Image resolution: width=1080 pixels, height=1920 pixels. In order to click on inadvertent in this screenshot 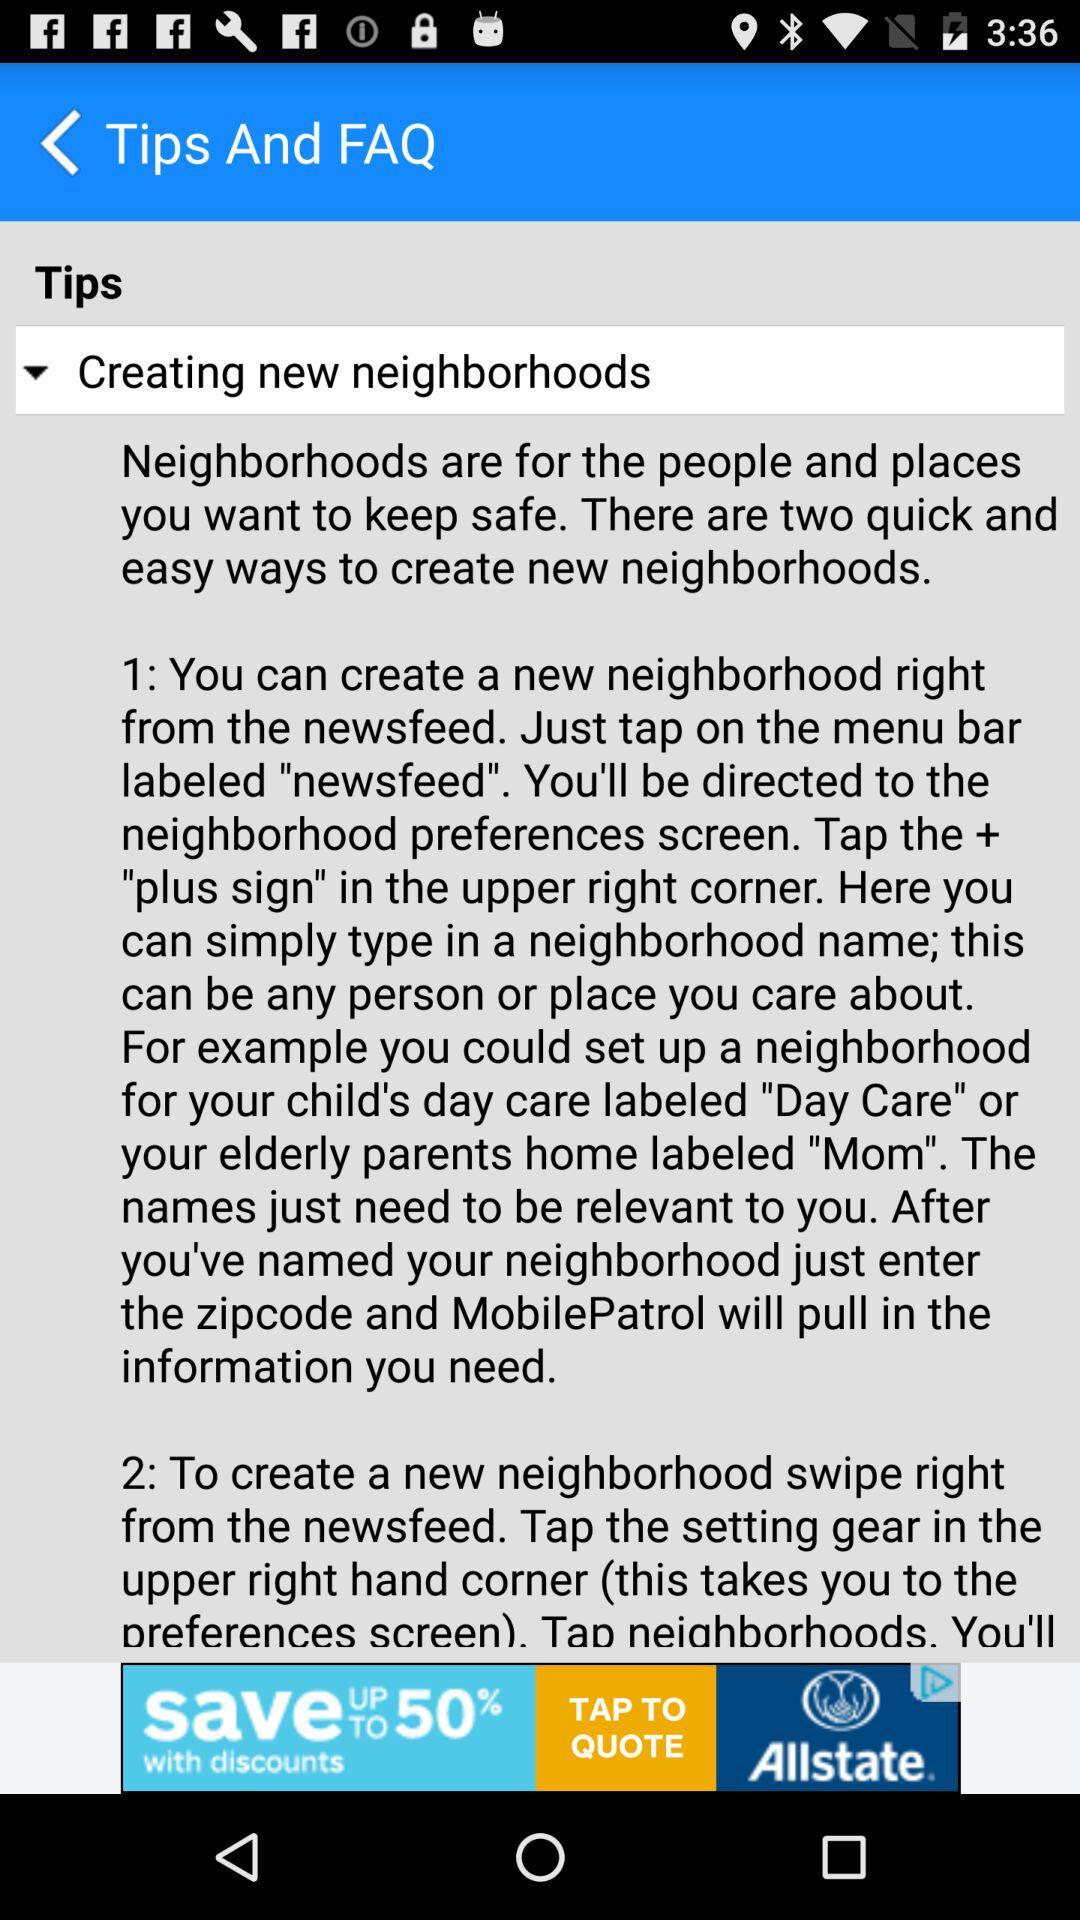, I will do `click(540, 1727)`.